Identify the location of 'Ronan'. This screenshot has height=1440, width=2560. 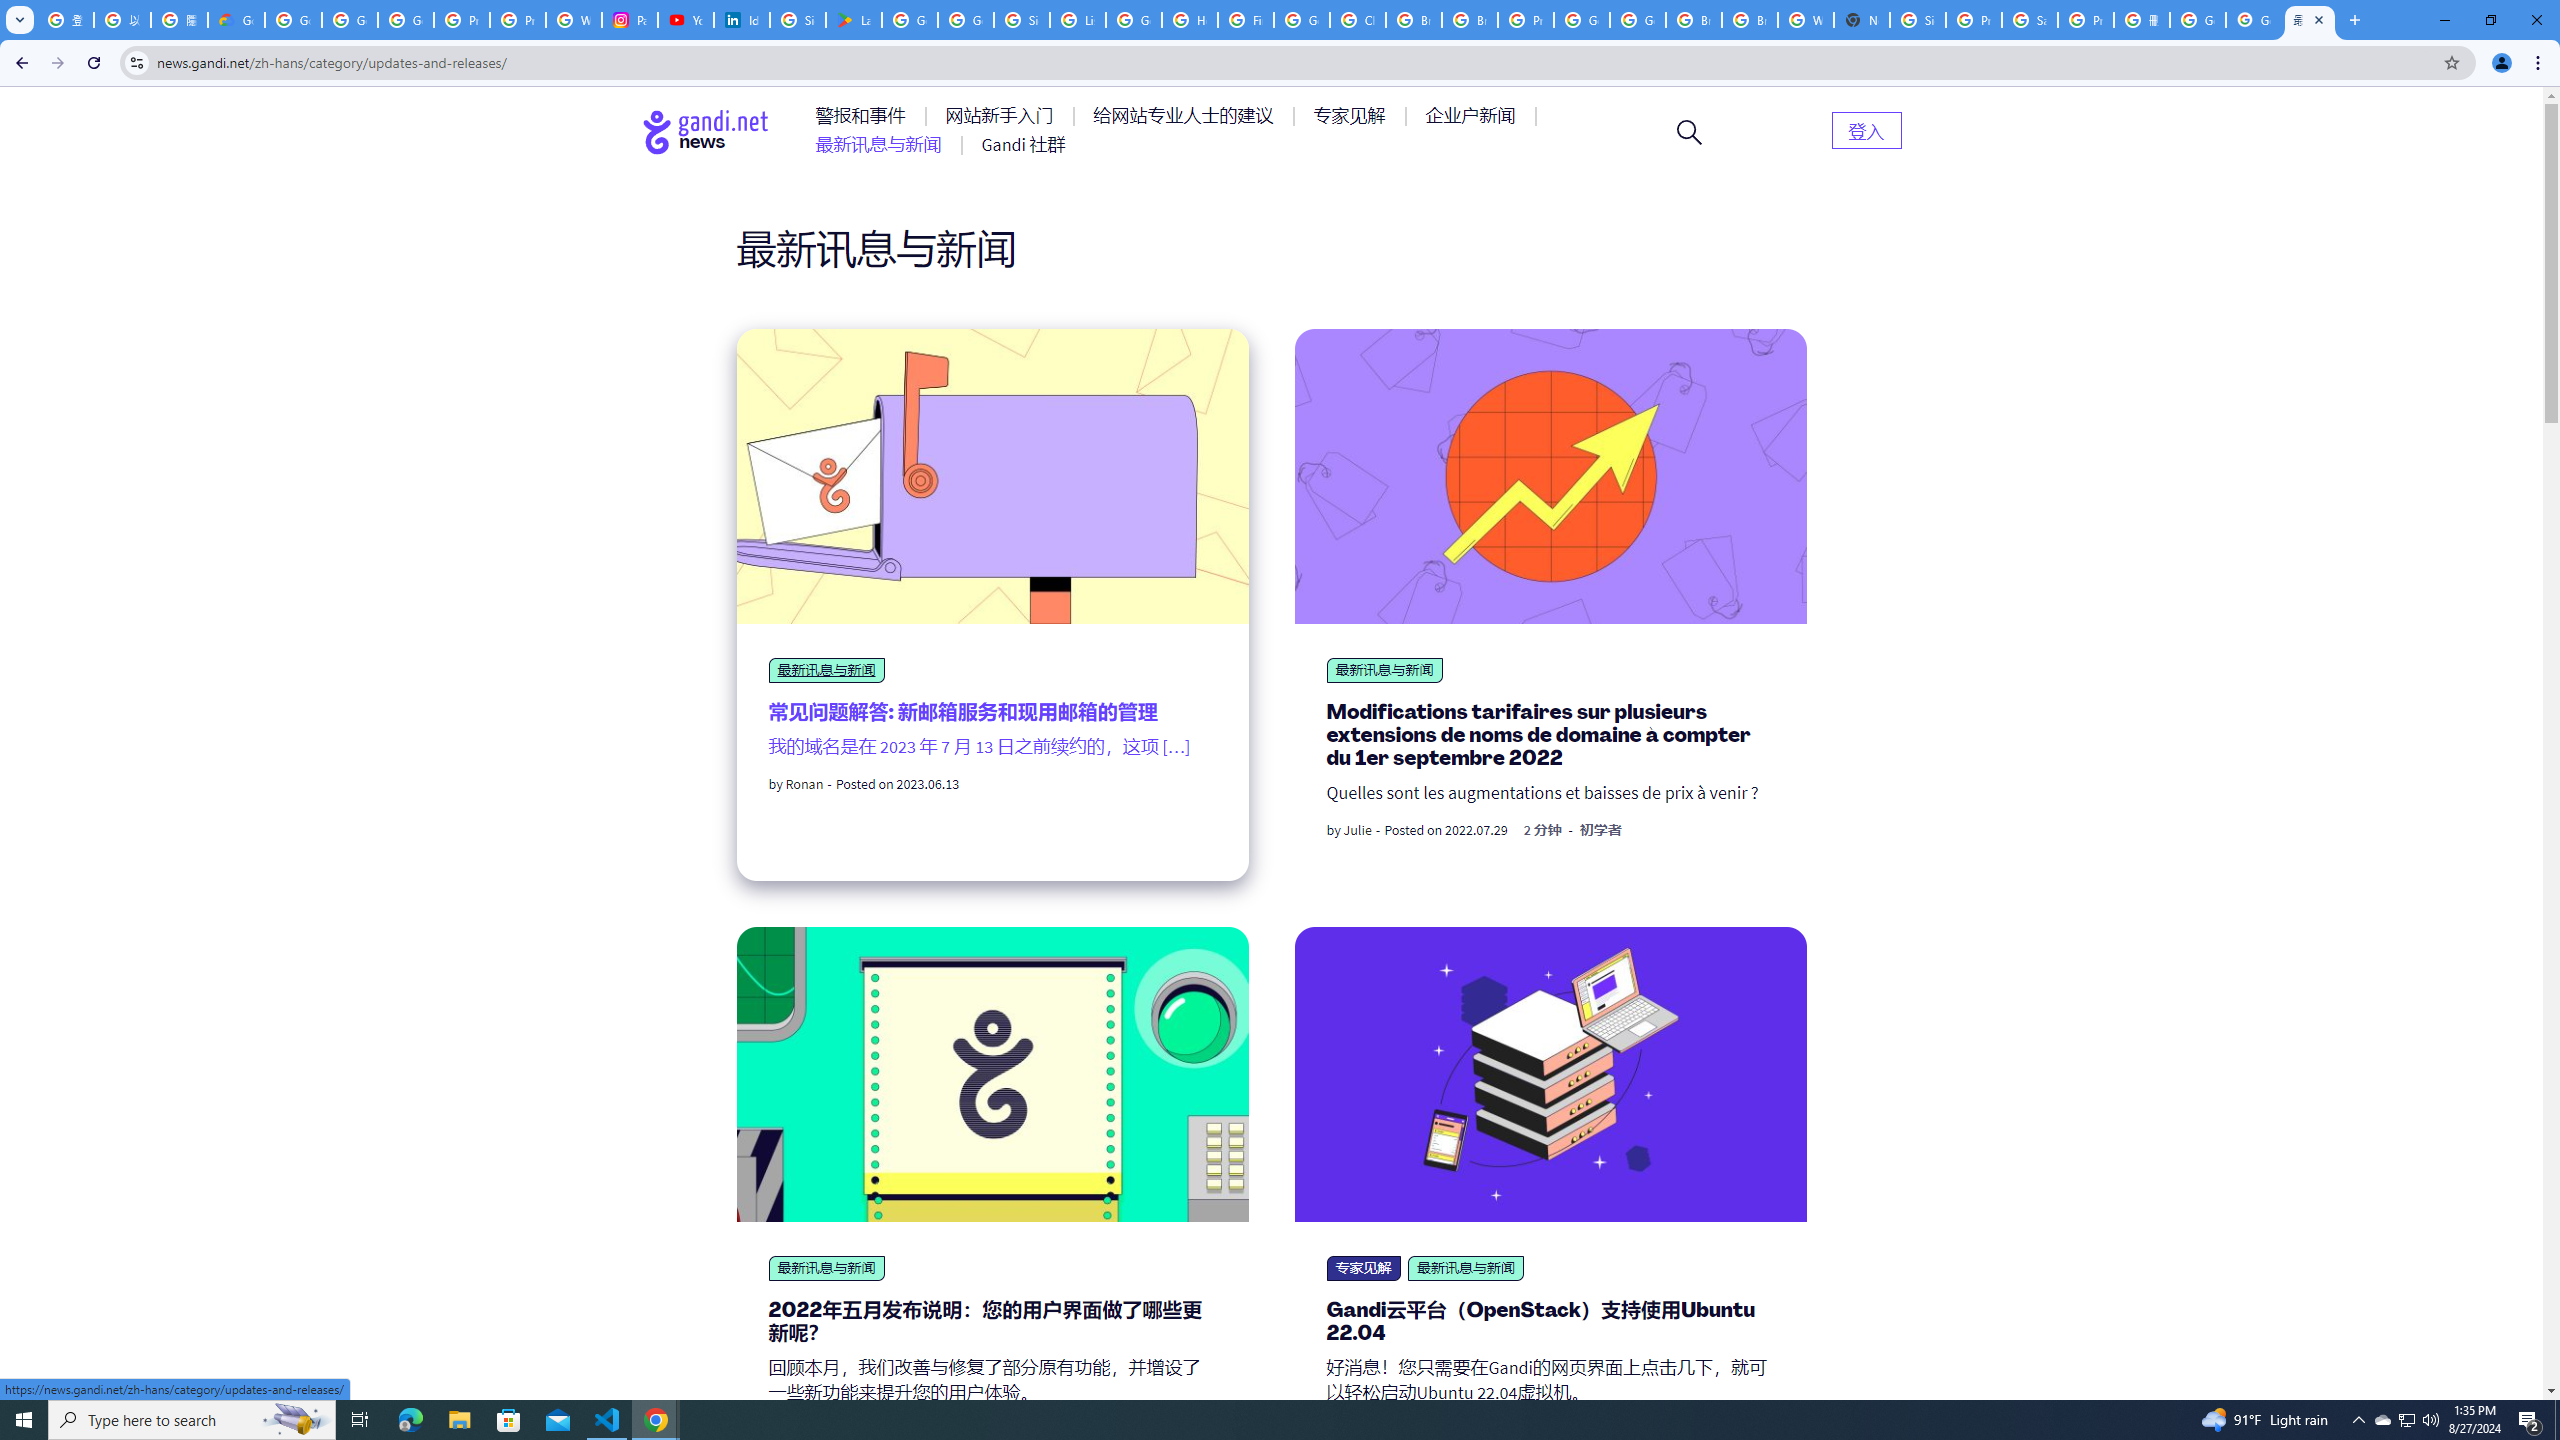
(804, 784).